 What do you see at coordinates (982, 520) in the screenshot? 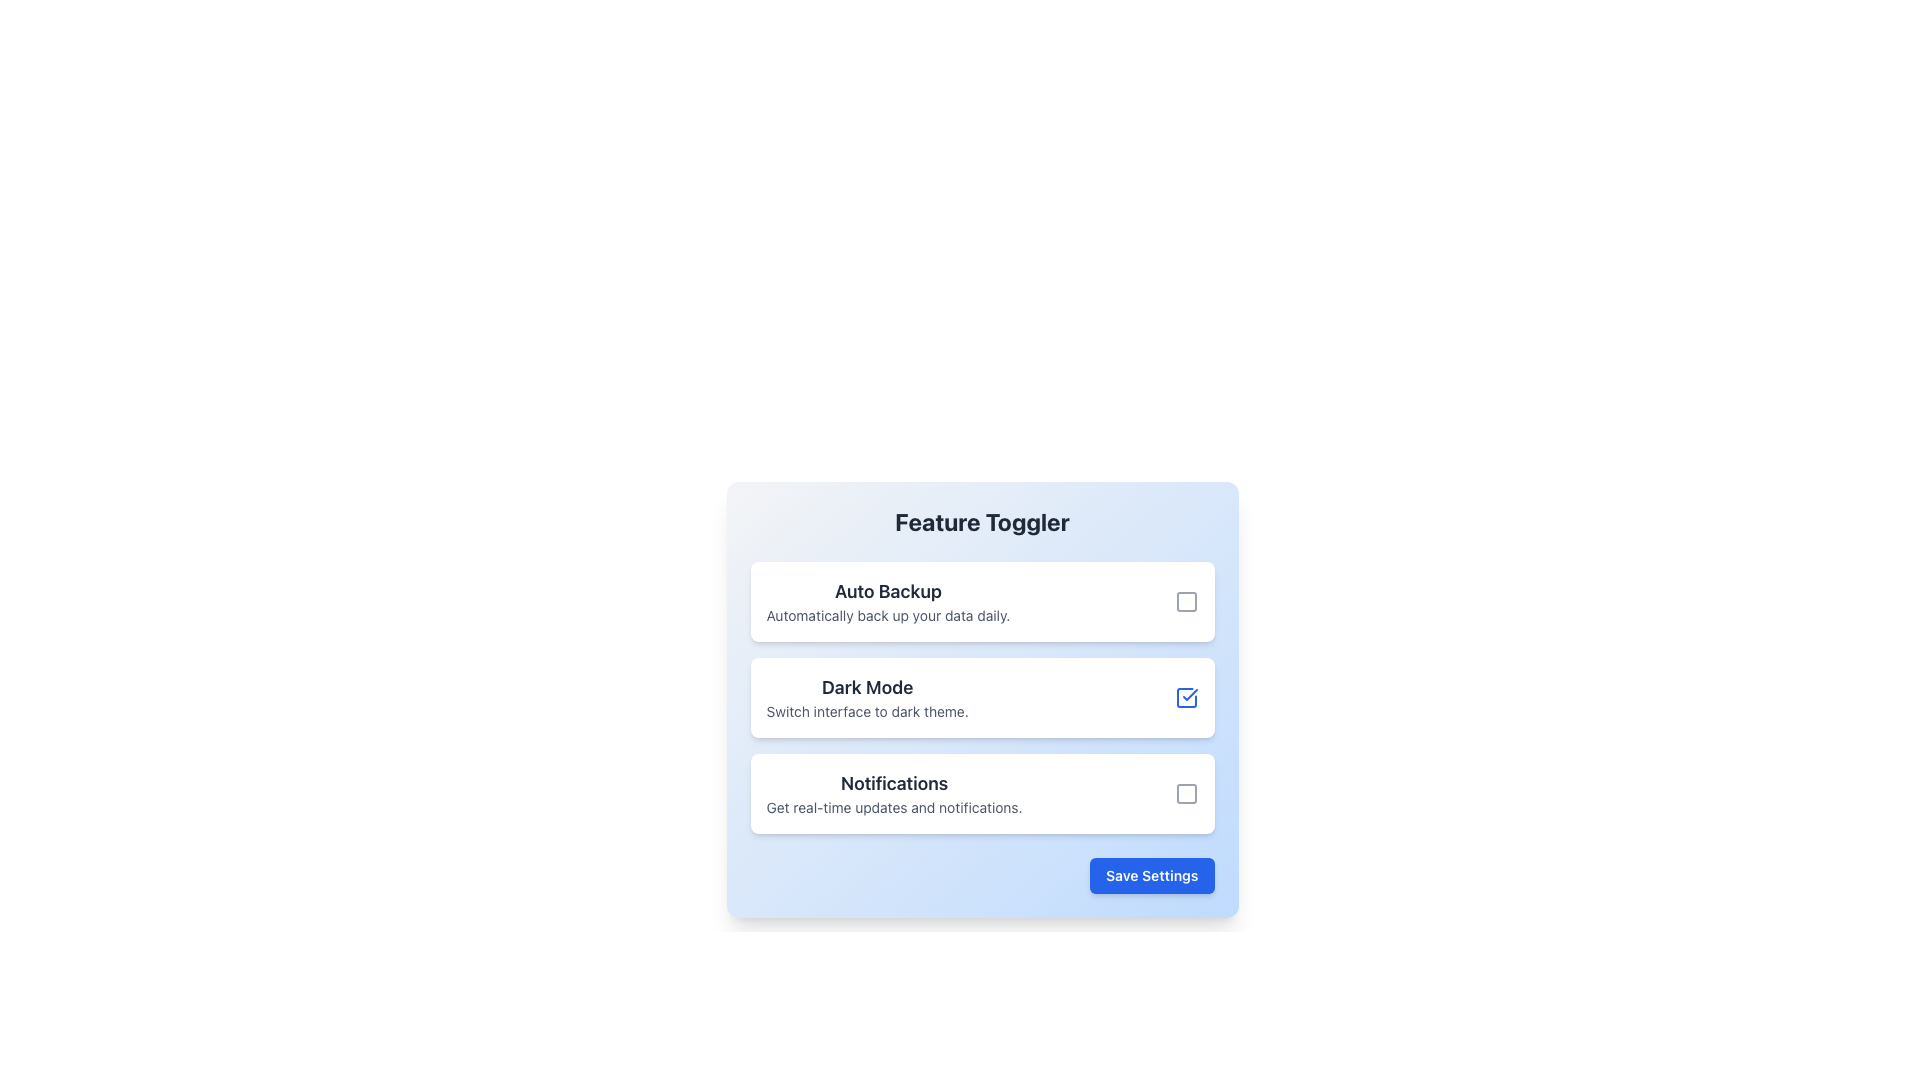
I see `the large, bolded heading text that reads 'Feature Toggler', which is centrally aligned at the top of its section` at bounding box center [982, 520].